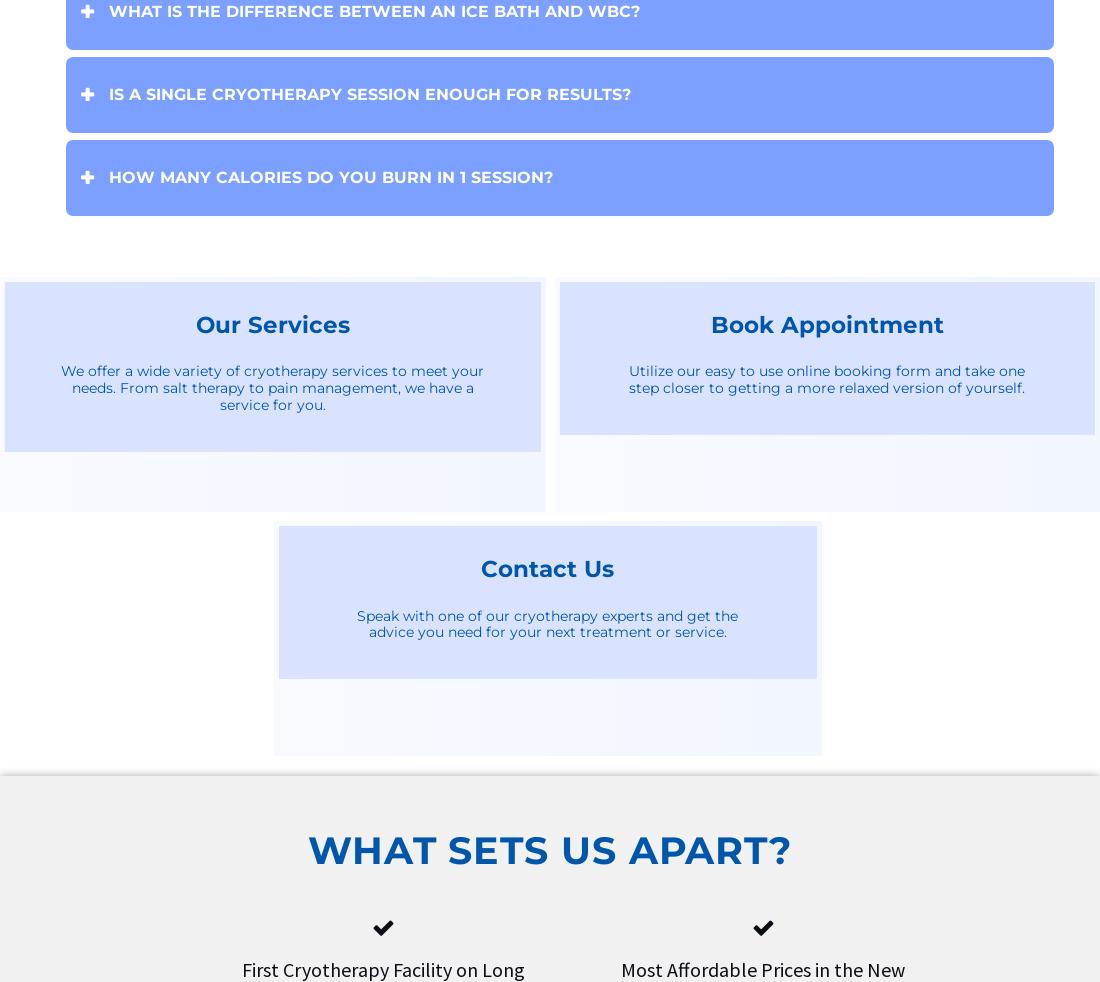 Image resolution: width=1100 pixels, height=982 pixels. Describe the element at coordinates (547, 622) in the screenshot. I see `'Speak with one of our cryotherapy experts and get the advice you need for your next treatment or service.'` at that location.